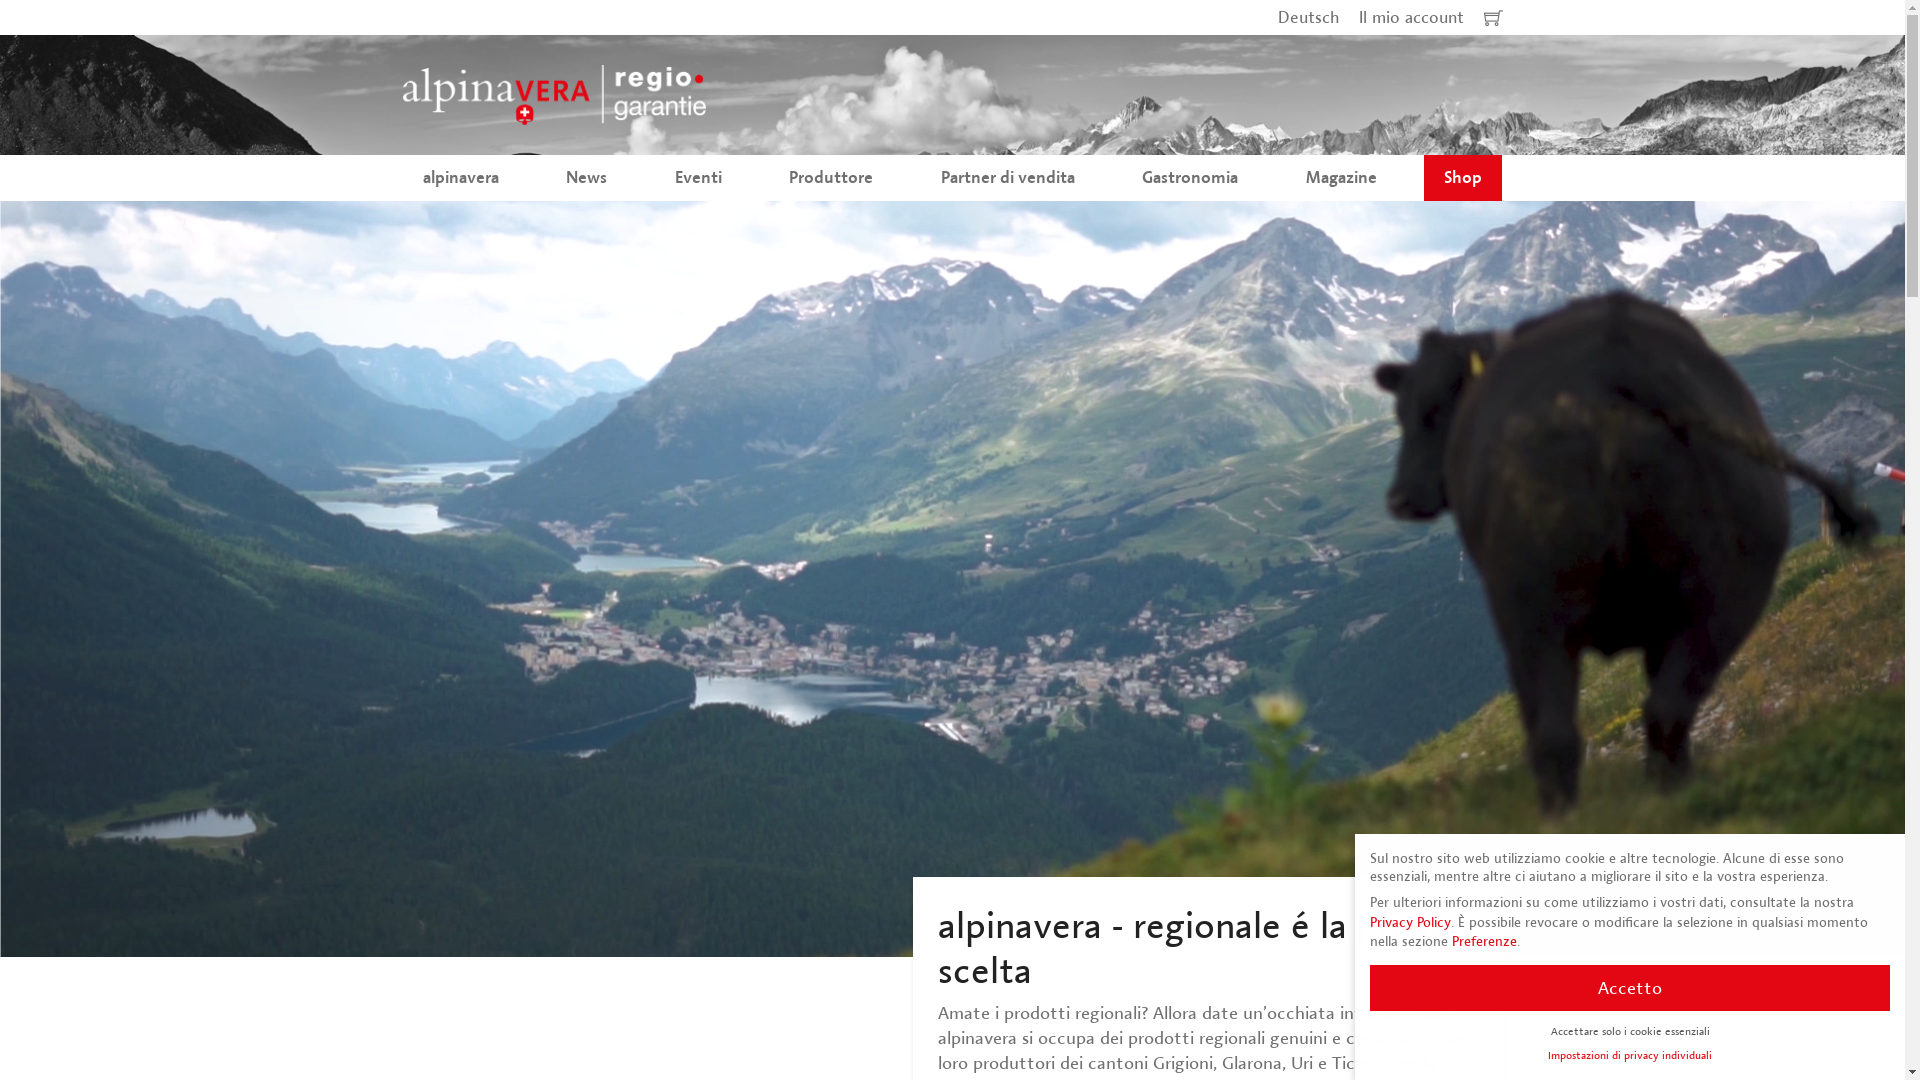 The image size is (1920, 1080). I want to click on 'Privacy Policy', so click(1409, 921).